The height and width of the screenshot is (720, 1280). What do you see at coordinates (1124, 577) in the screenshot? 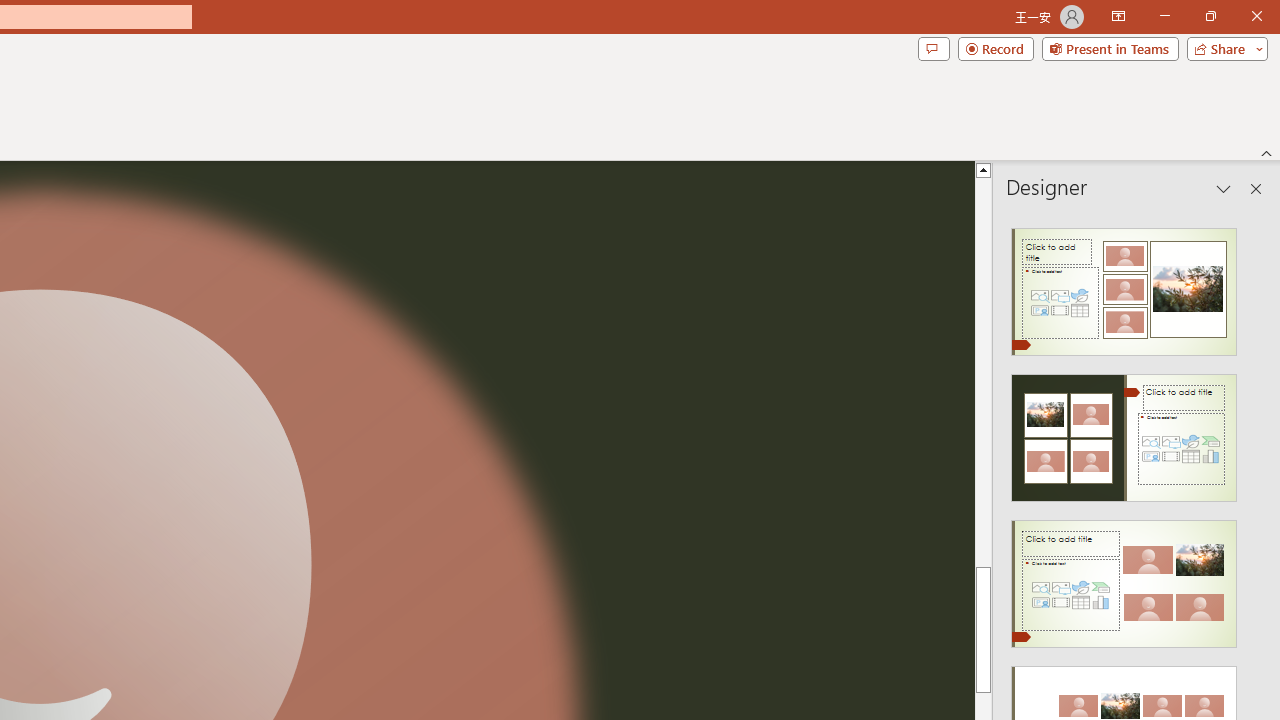
I see `'Design Idea'` at bounding box center [1124, 577].